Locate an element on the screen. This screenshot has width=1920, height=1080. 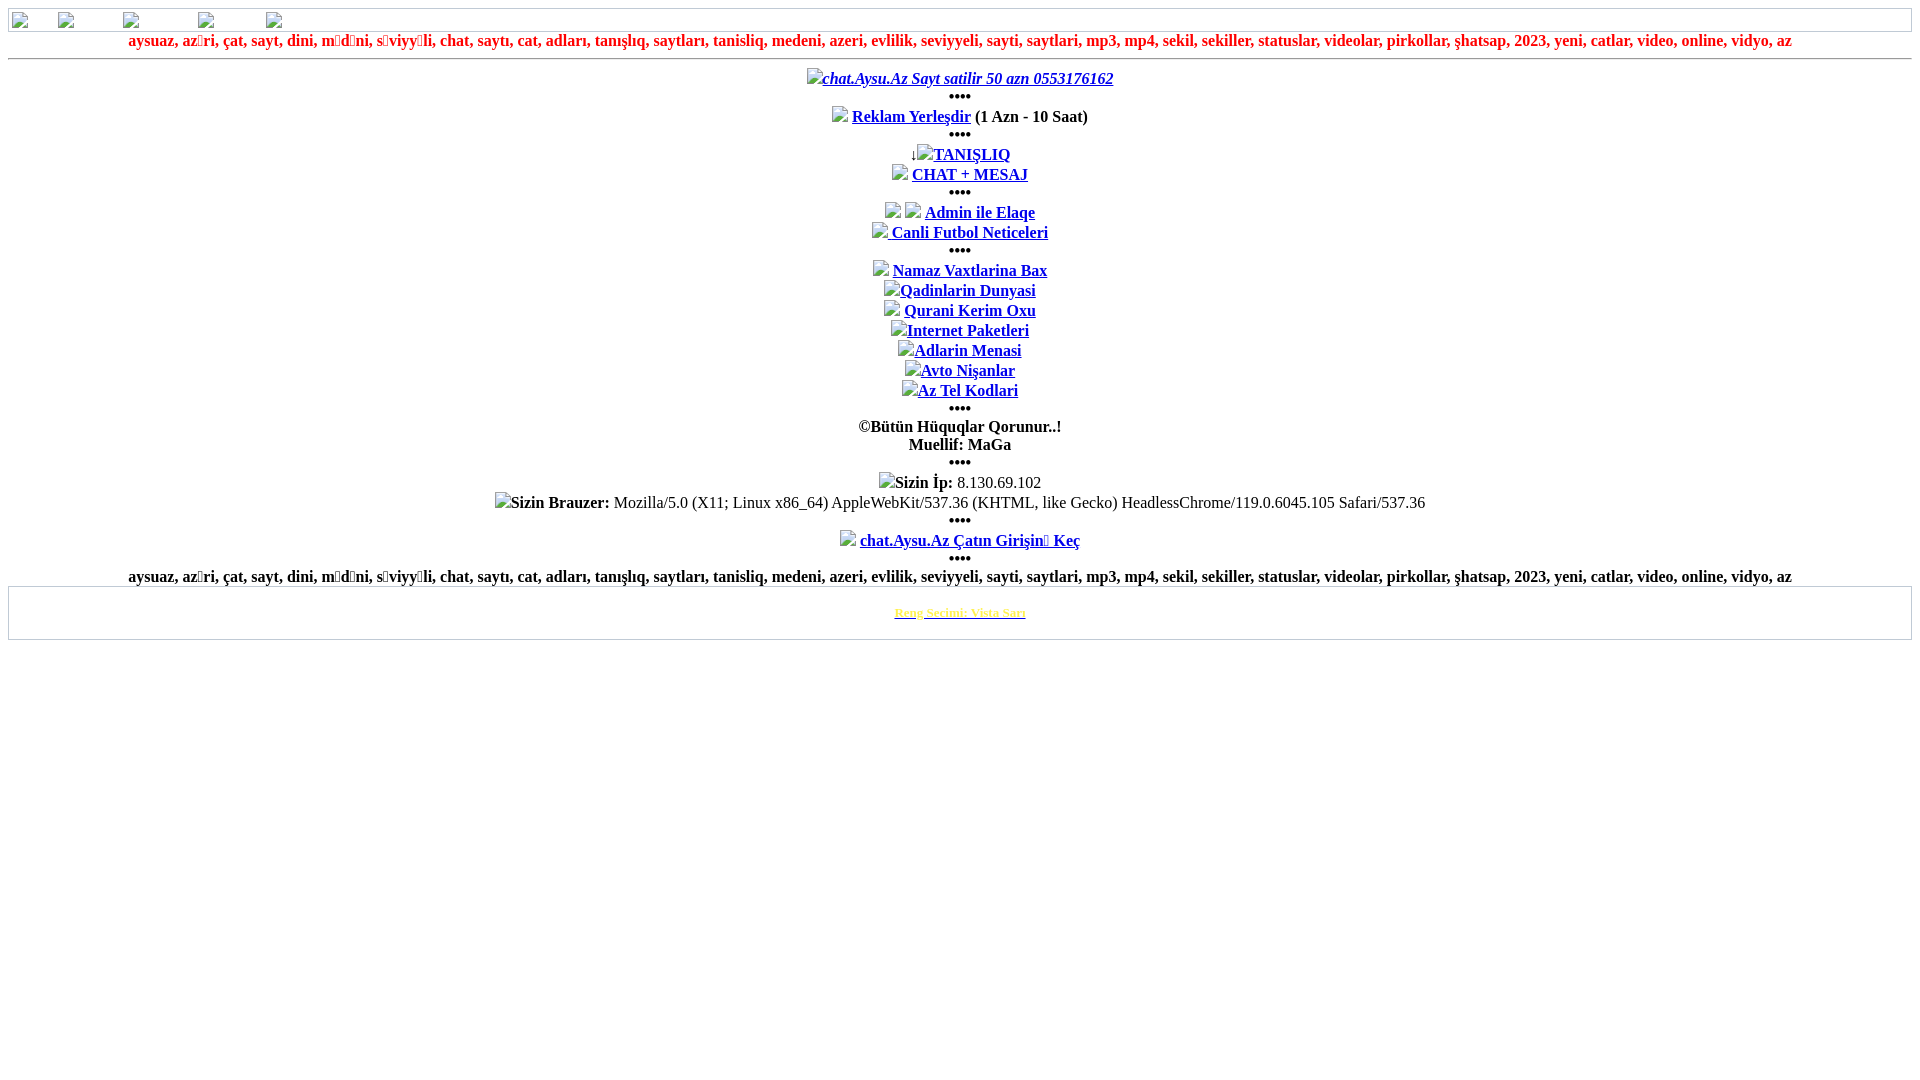
'Mesajlar' is located at coordinates (57, 19).